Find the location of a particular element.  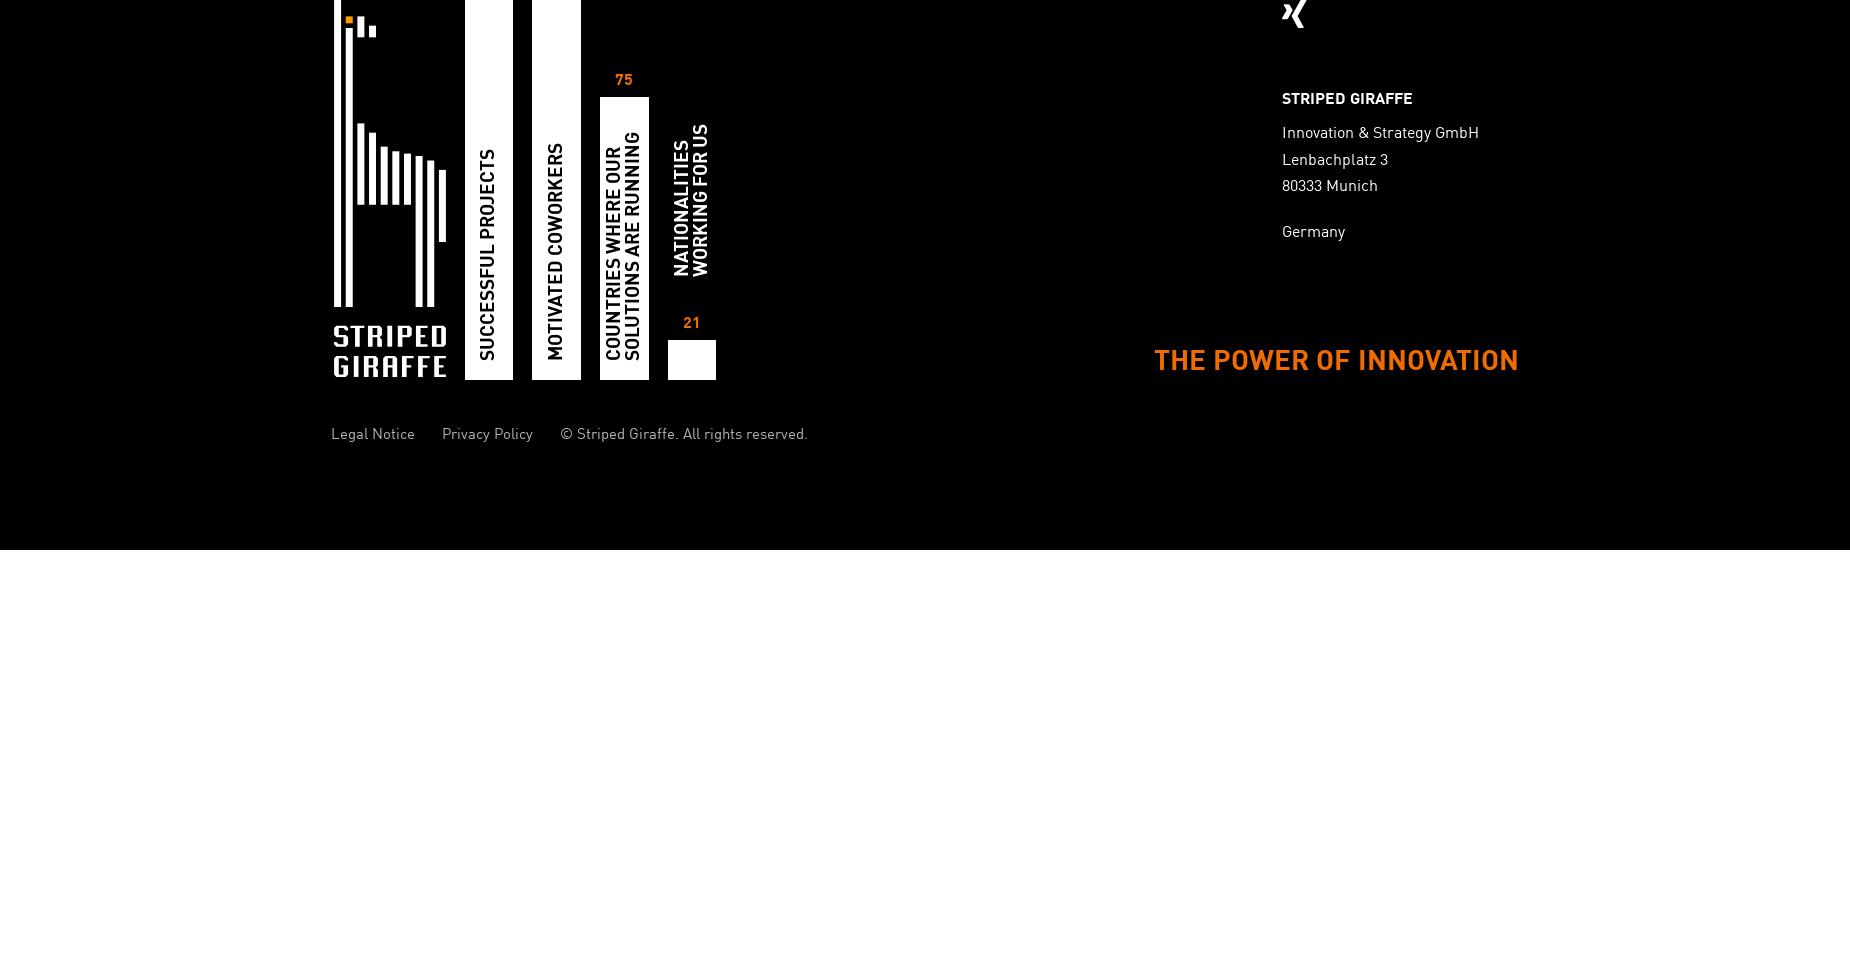

'75' is located at coordinates (614, 80).